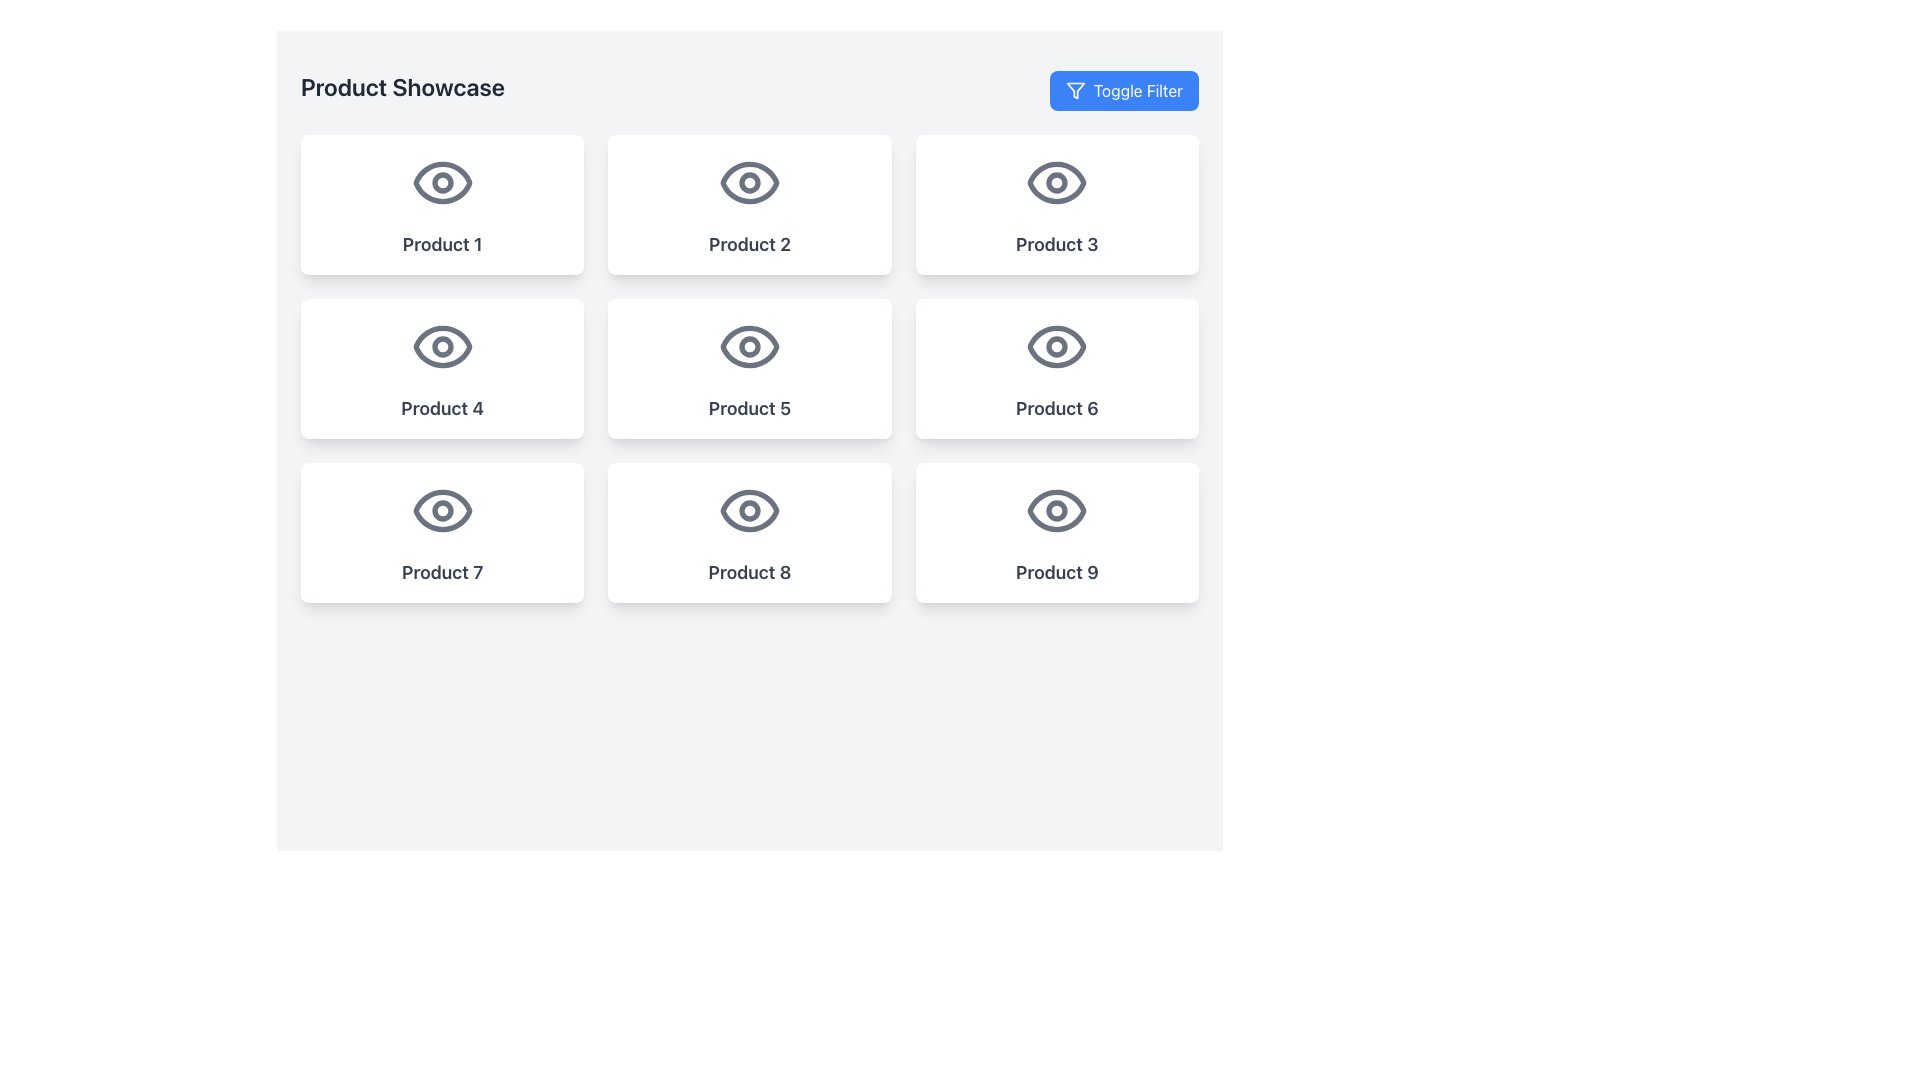 The image size is (1920, 1080). What do you see at coordinates (748, 573) in the screenshot?
I see `the text label displaying 'Product 8' located in the bottom central card of a 3x3 grid layout, specifically the second card in the last row, which is below an eye-shaped icon and centrally aligned within its card` at bounding box center [748, 573].